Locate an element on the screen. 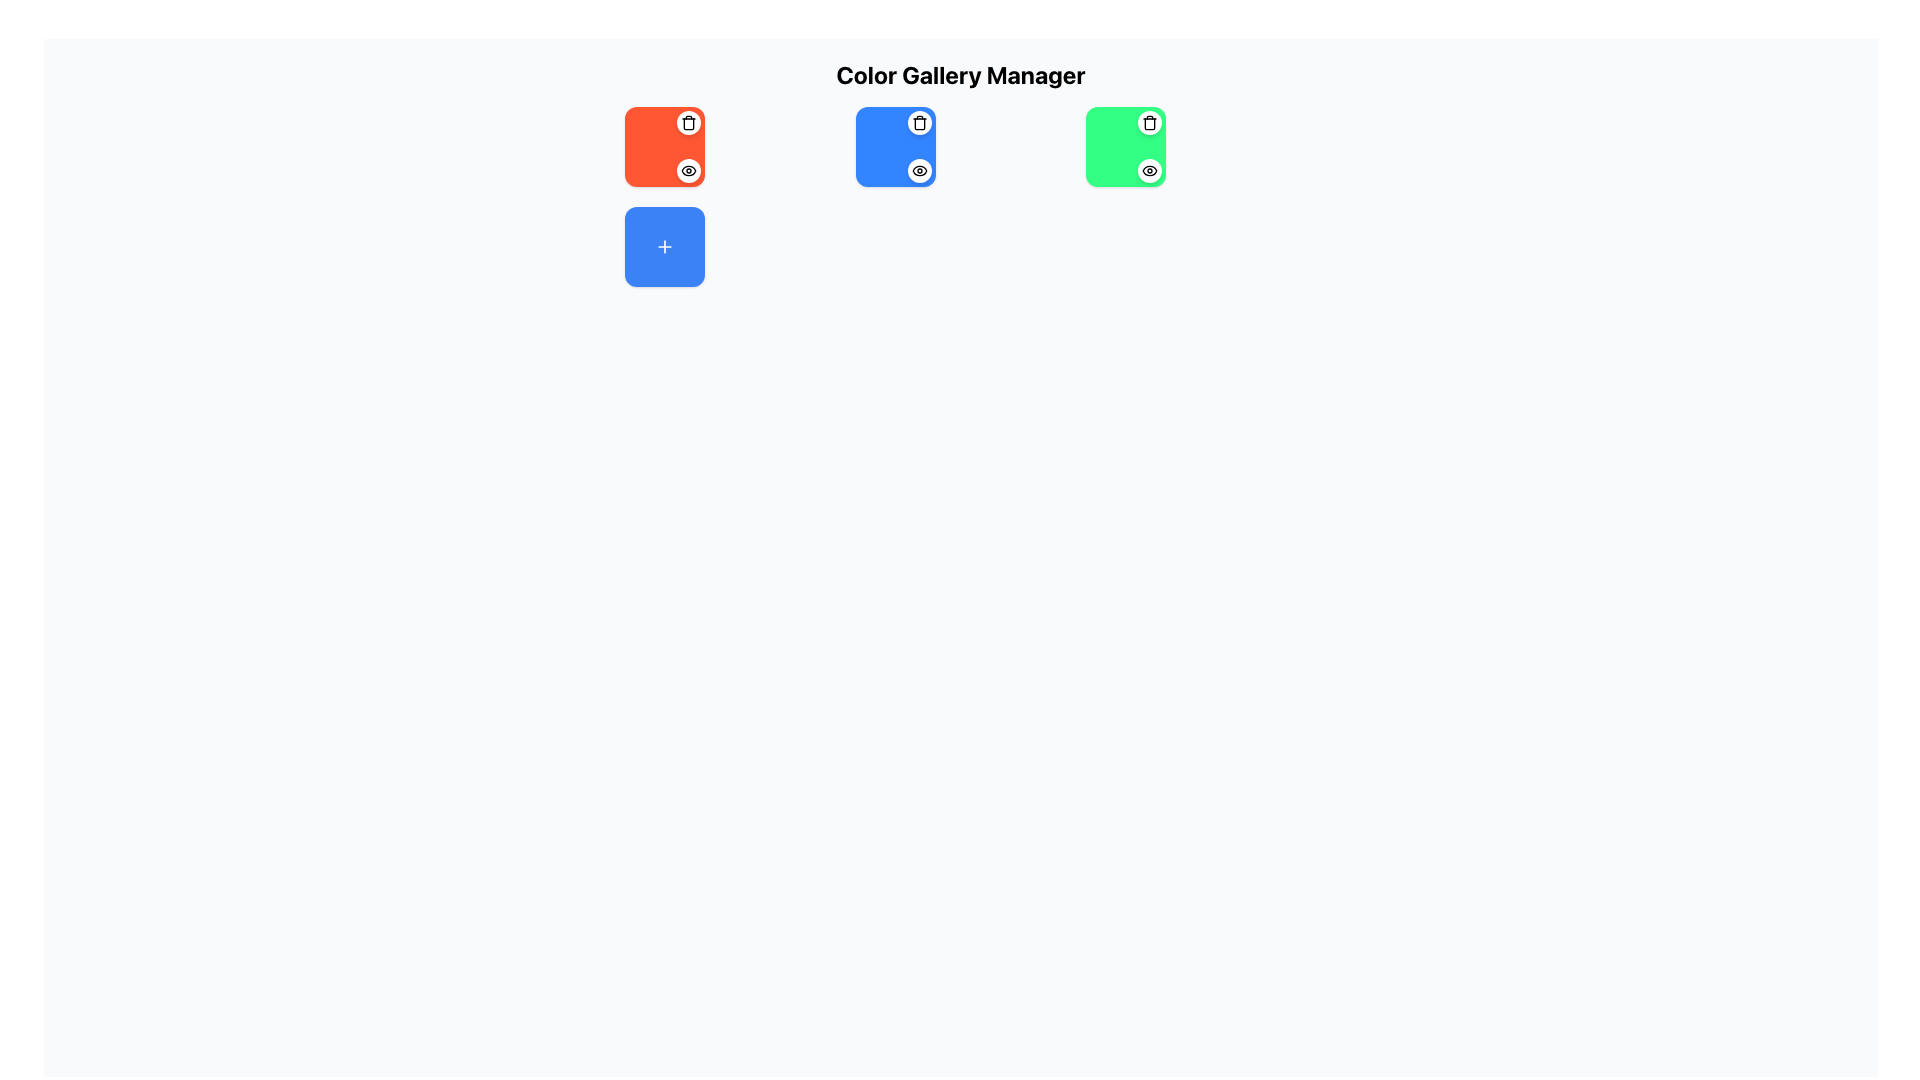 The width and height of the screenshot is (1920, 1080). the interactive eye button located at the bottom-right corner of the blue square in the Color Gallery Manager interface is located at coordinates (918, 169).